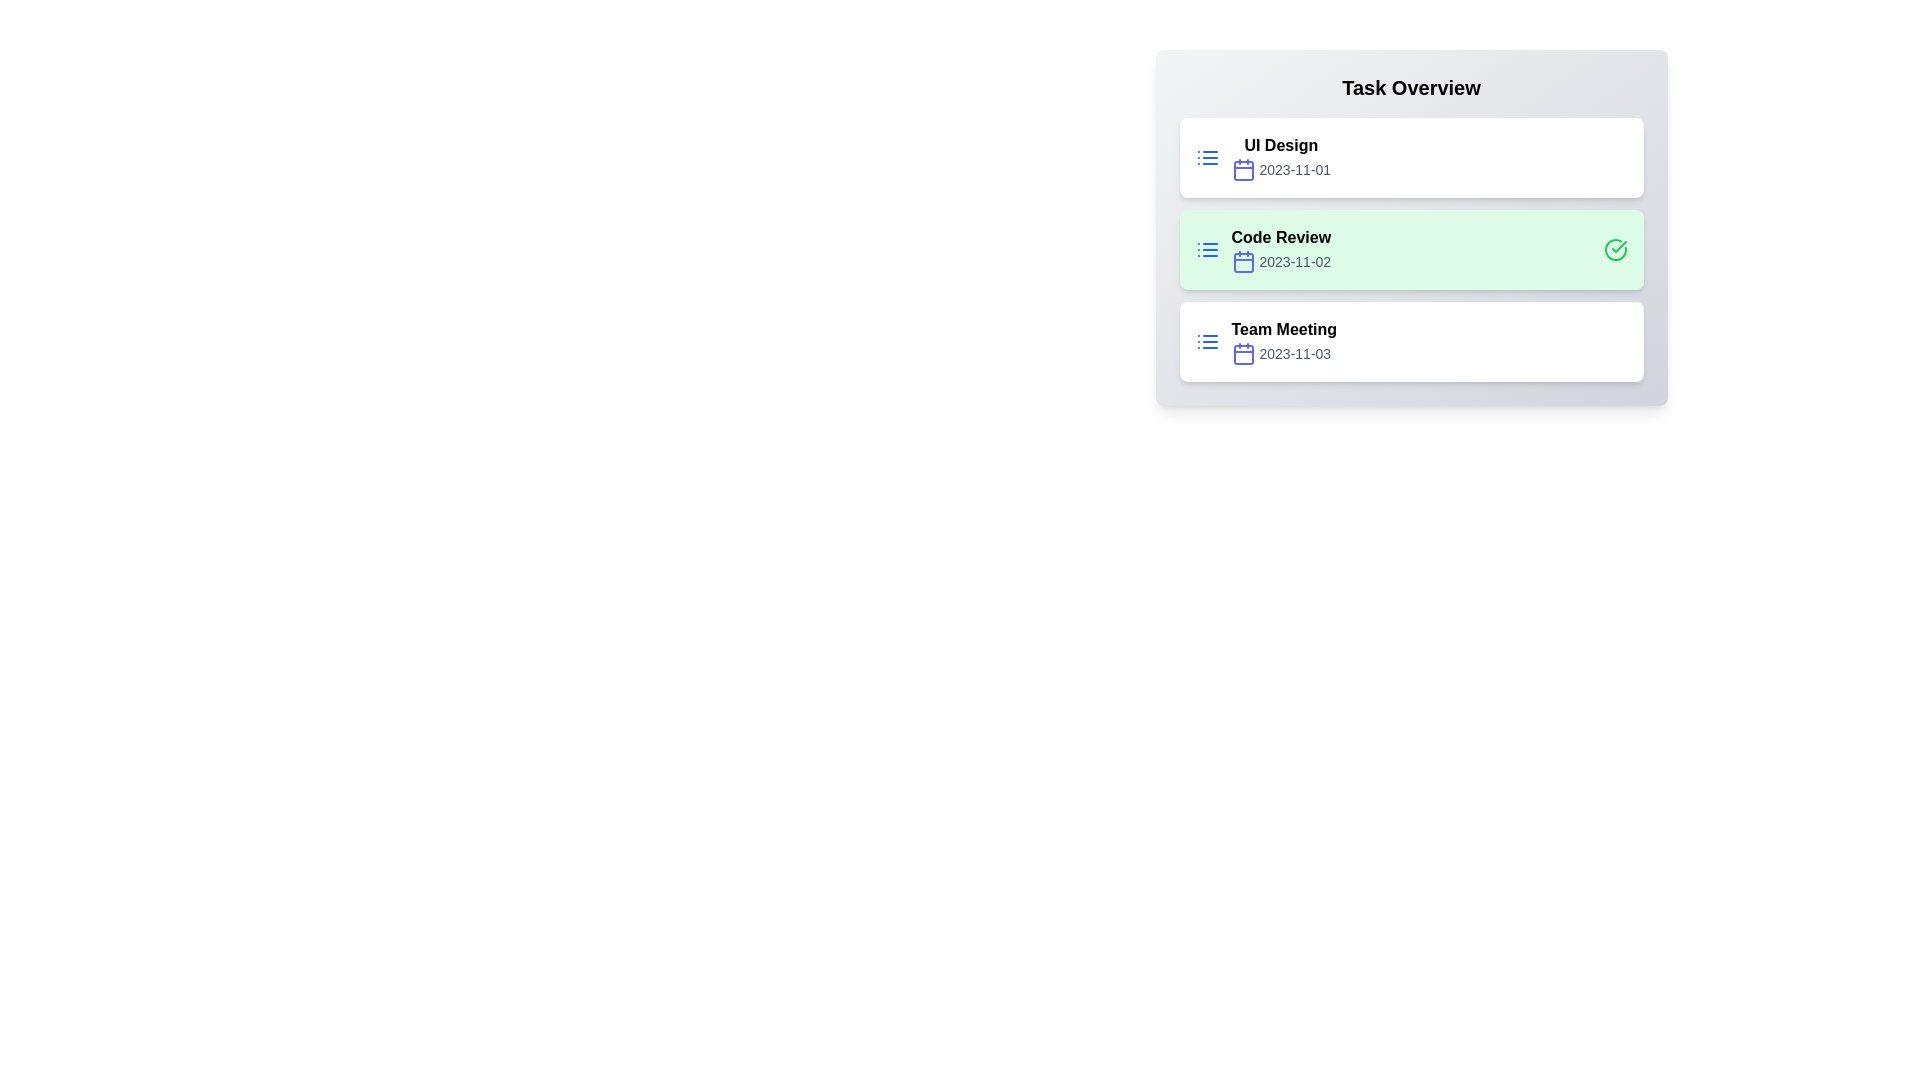 The height and width of the screenshot is (1080, 1920). What do you see at coordinates (1410, 249) in the screenshot?
I see `the task titled Code Review to open its detailed view` at bounding box center [1410, 249].